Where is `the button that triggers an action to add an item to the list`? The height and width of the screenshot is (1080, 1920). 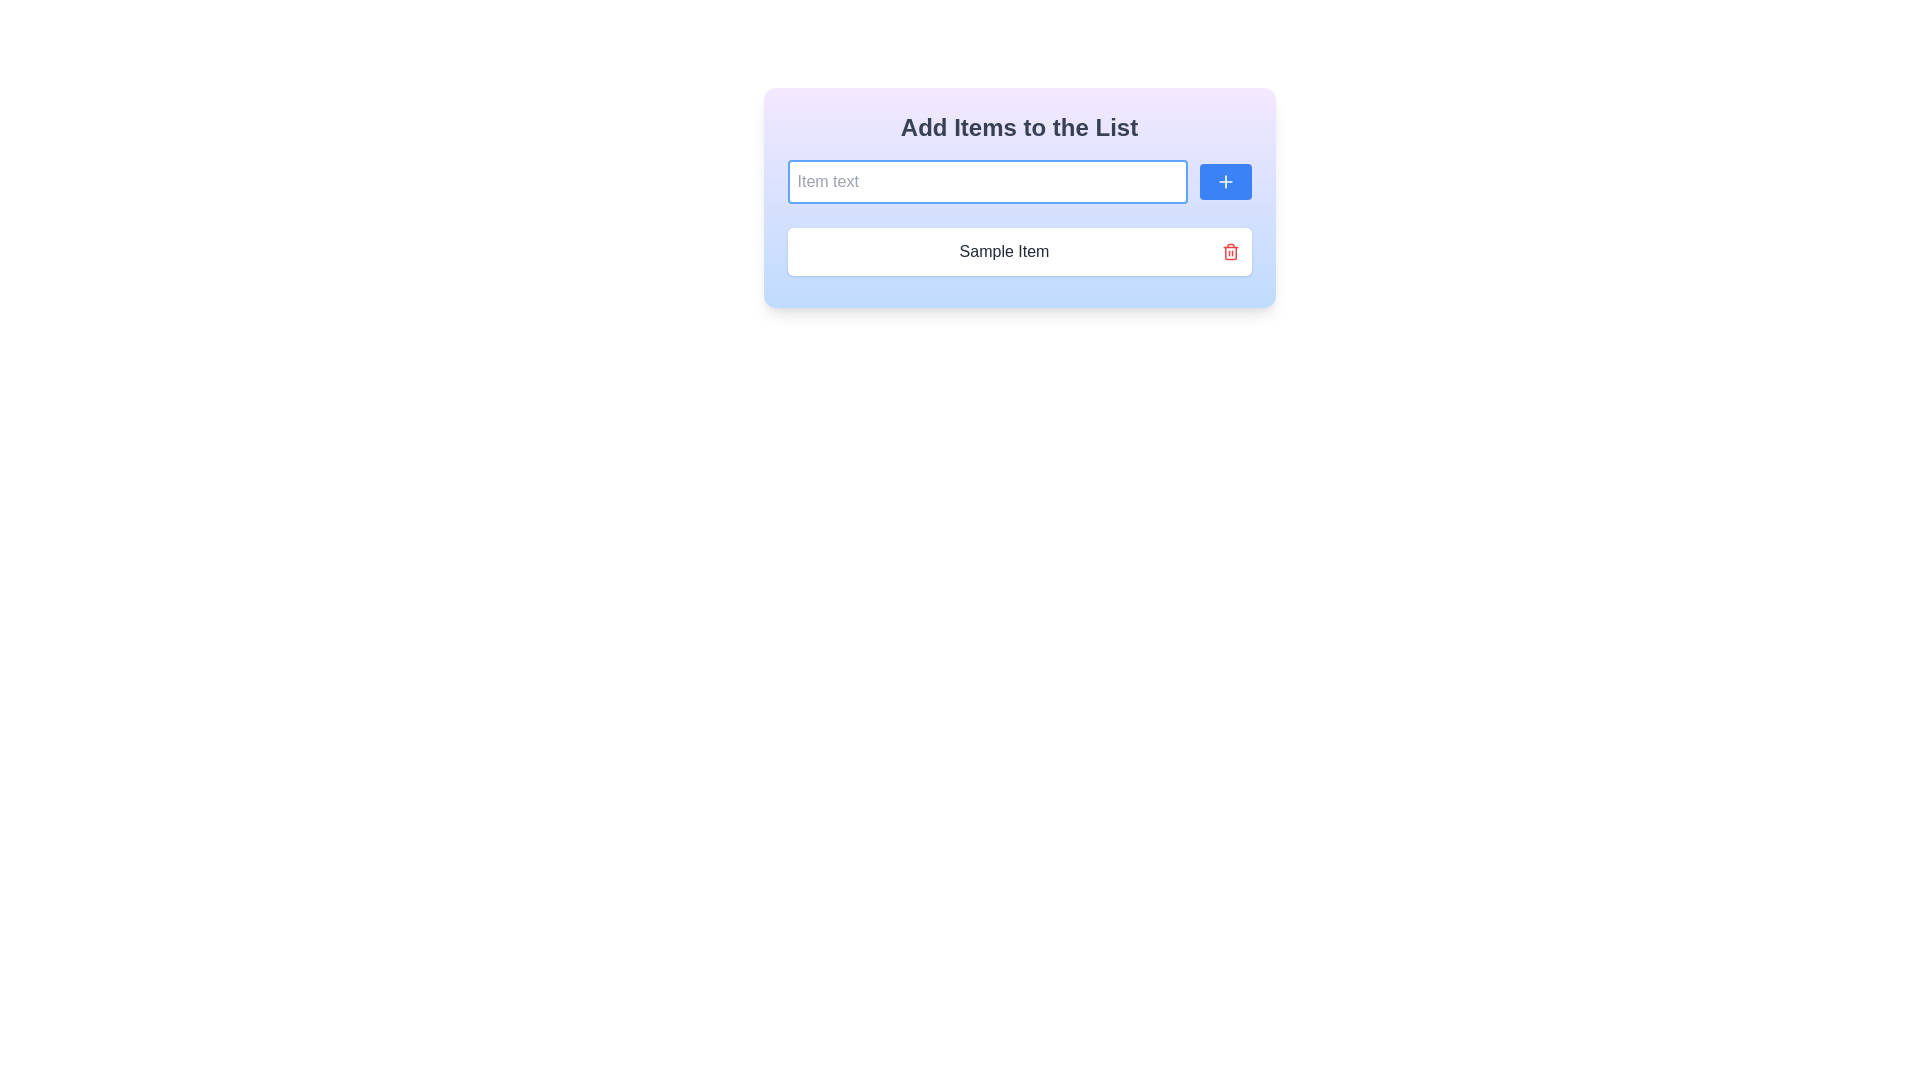
the button that triggers an action to add an item to the list is located at coordinates (1224, 181).